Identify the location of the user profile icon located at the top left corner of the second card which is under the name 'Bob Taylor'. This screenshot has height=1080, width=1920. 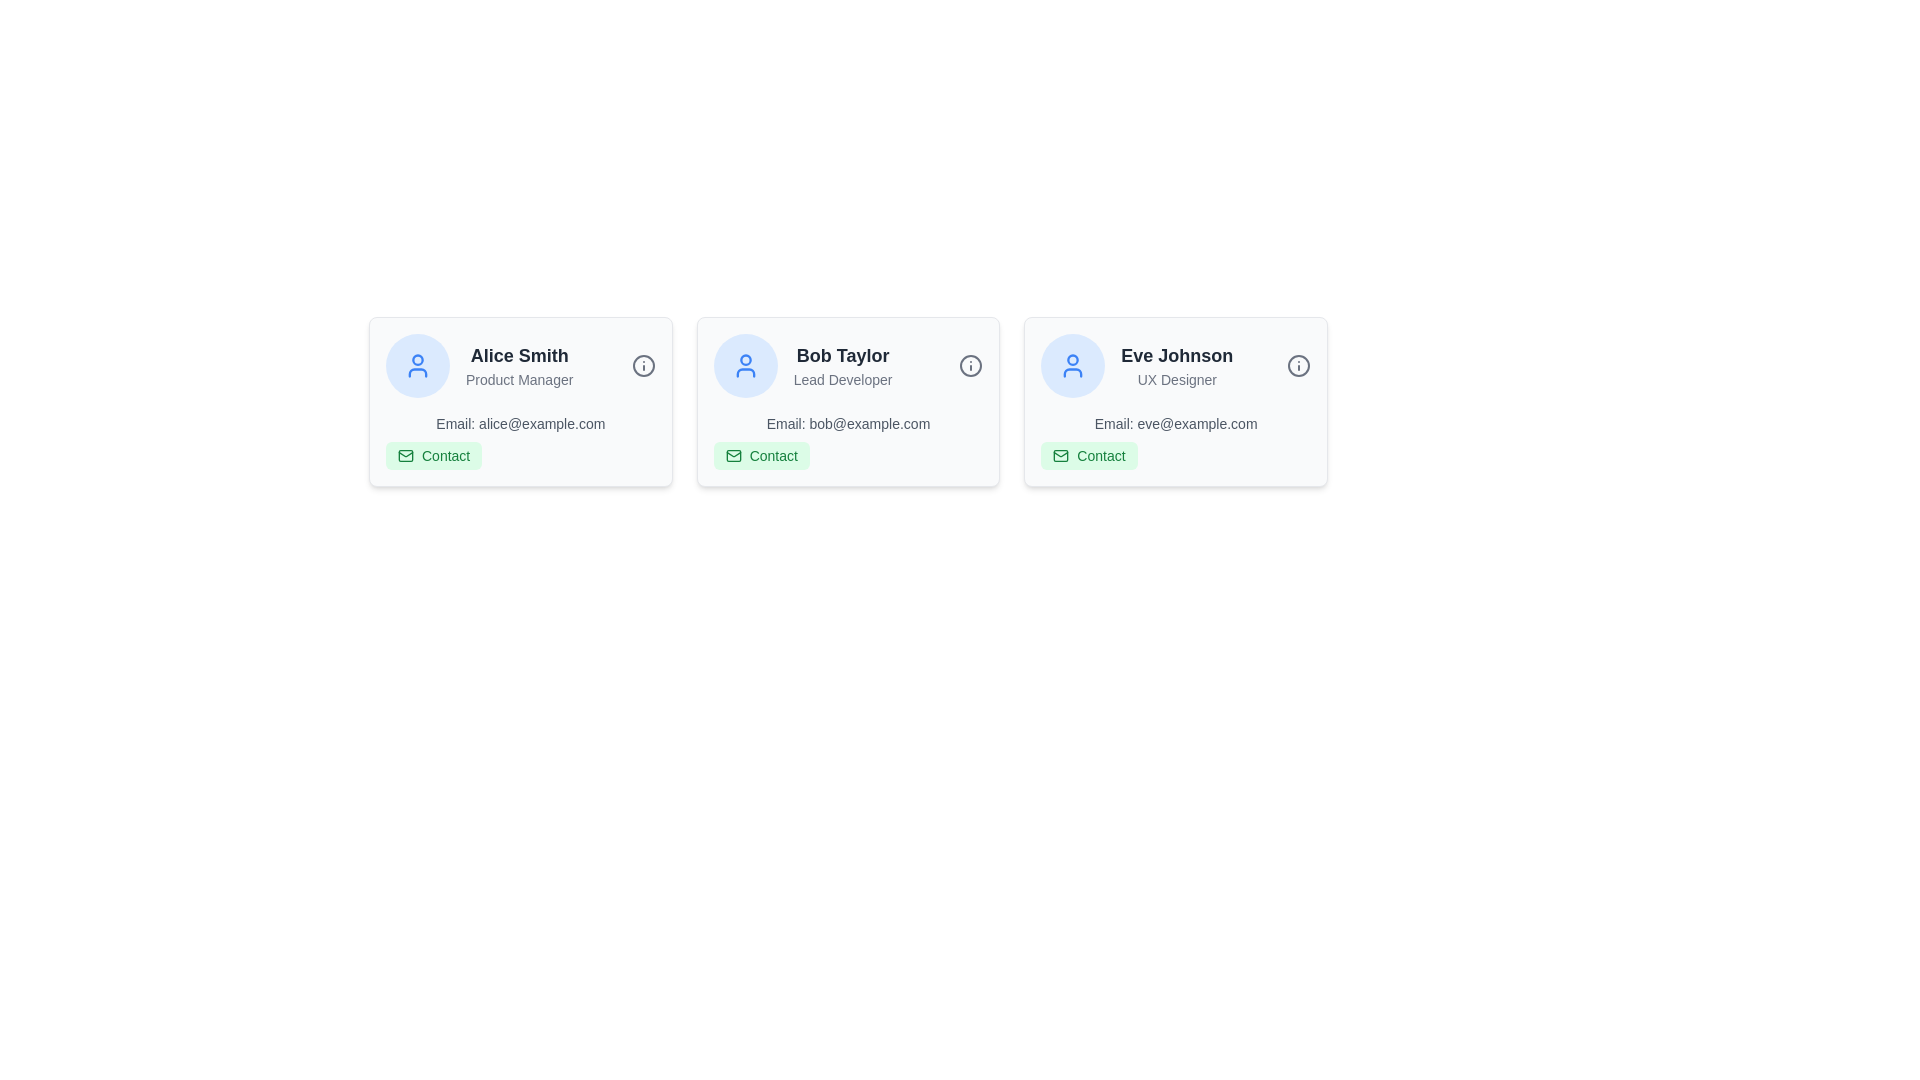
(744, 366).